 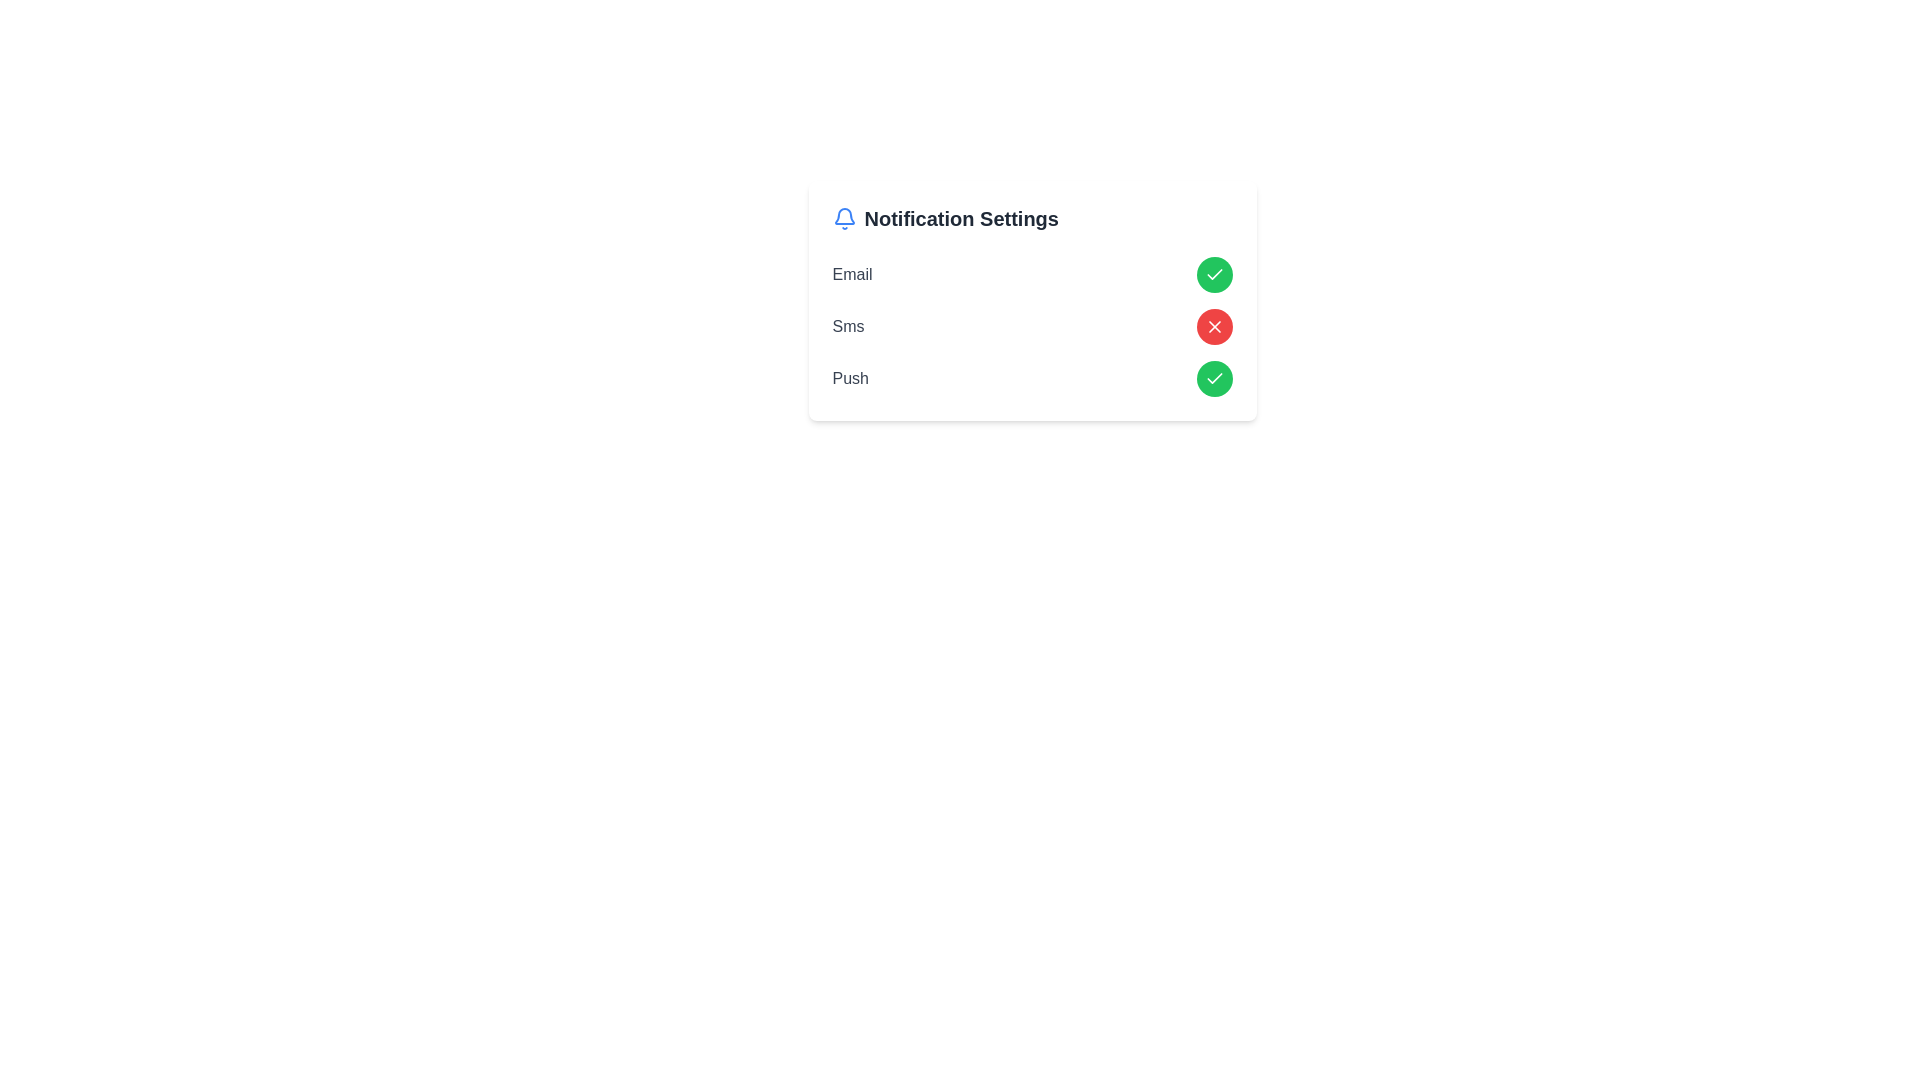 I want to click on the SMS notification type option in the Notification Settings list, which is the second item between Email and Push, so click(x=848, y=326).